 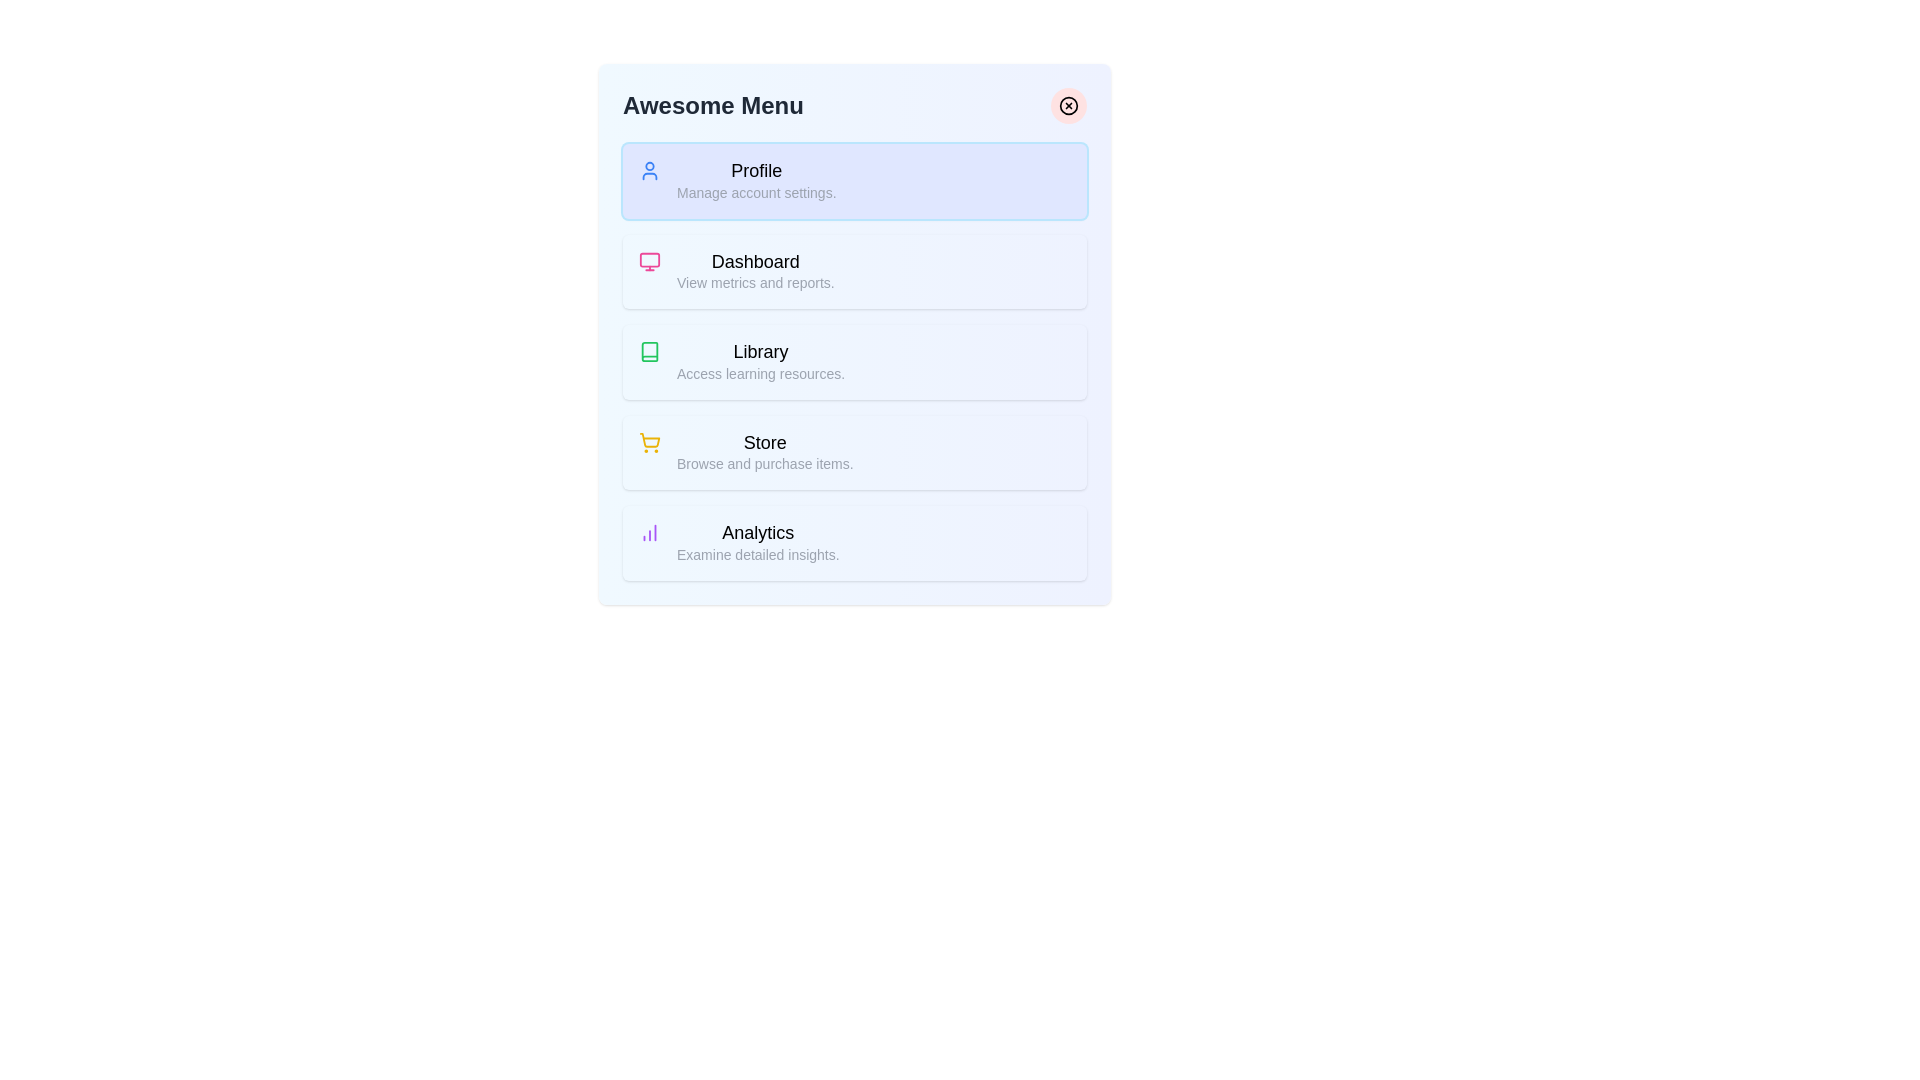 What do you see at coordinates (854, 272) in the screenshot?
I see `the menu item labeled Dashboard` at bounding box center [854, 272].